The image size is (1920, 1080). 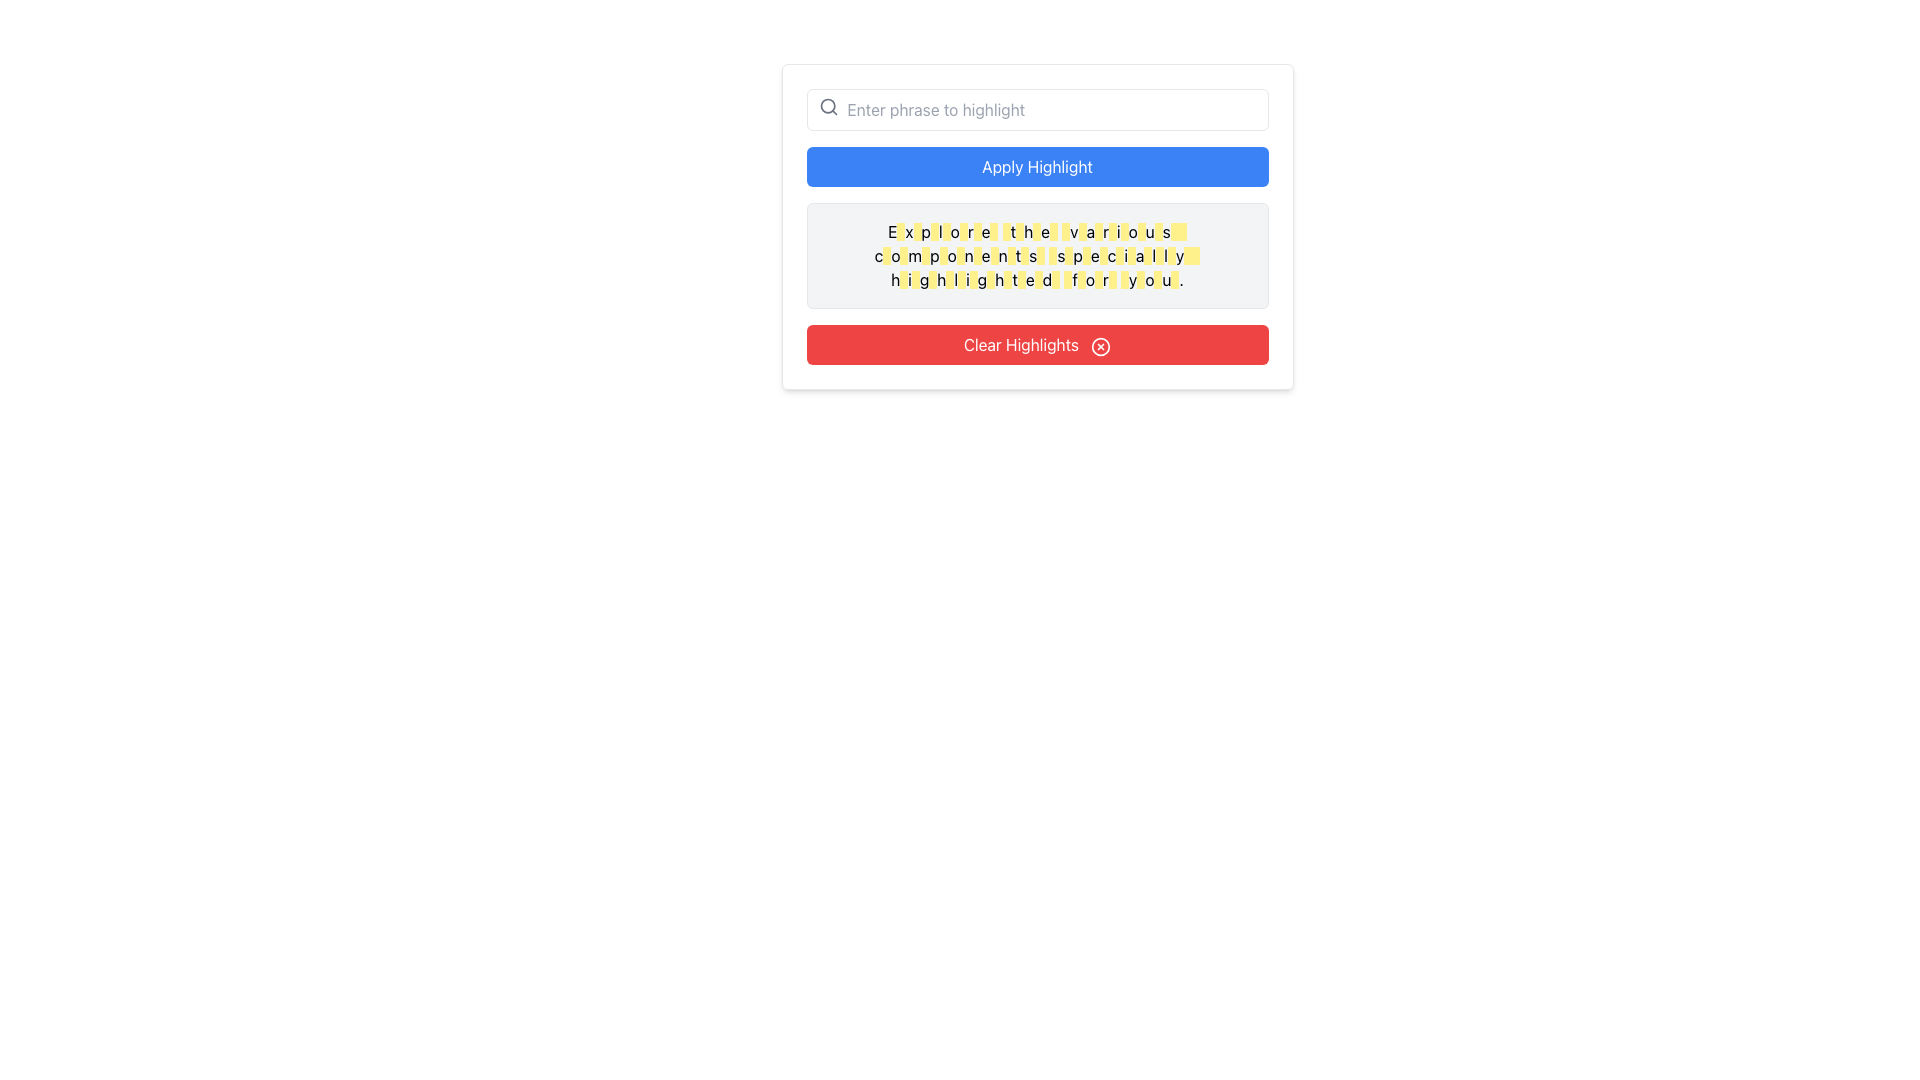 I want to click on the fourth highlighted segment of the word 'components' in the visual highlight block to emphasize it, so click(x=942, y=254).